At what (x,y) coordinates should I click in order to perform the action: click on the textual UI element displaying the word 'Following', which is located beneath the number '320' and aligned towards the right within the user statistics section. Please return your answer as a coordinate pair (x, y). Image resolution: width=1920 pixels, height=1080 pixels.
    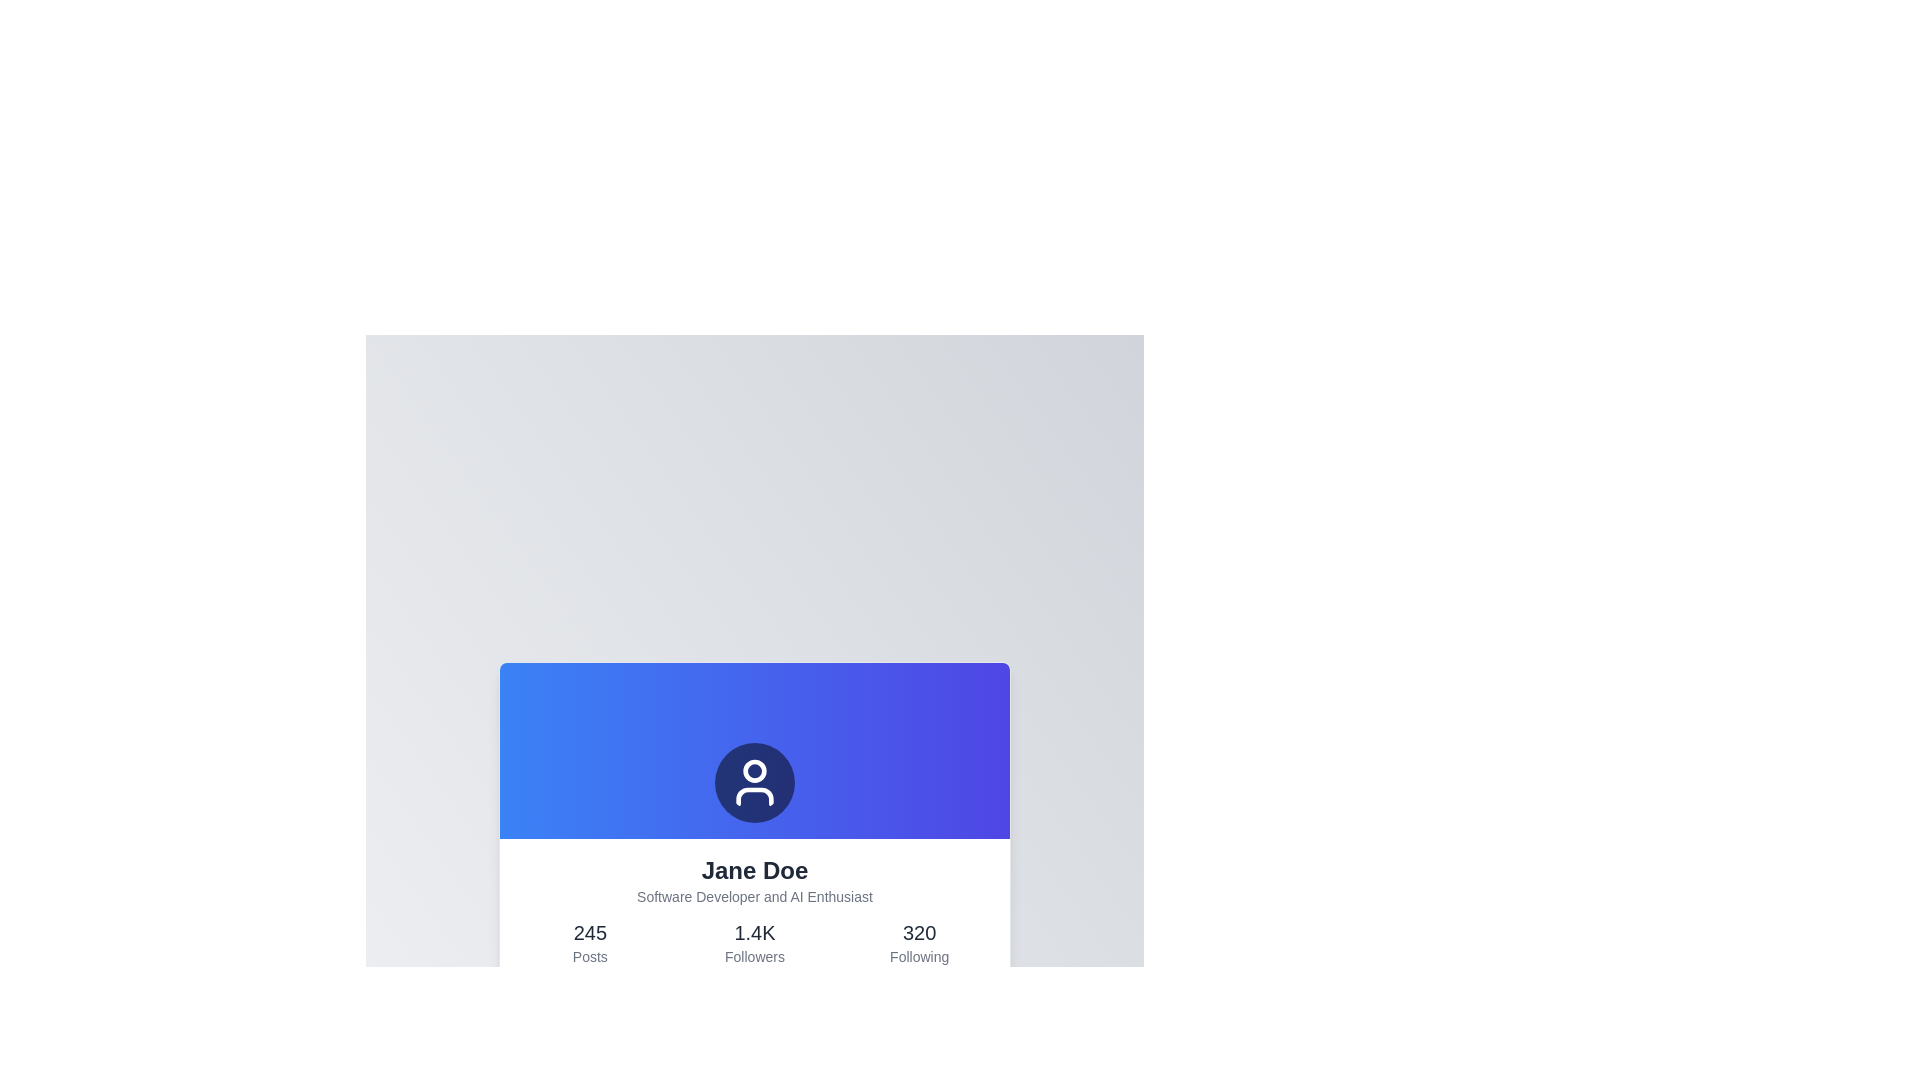
    Looking at the image, I should click on (918, 955).